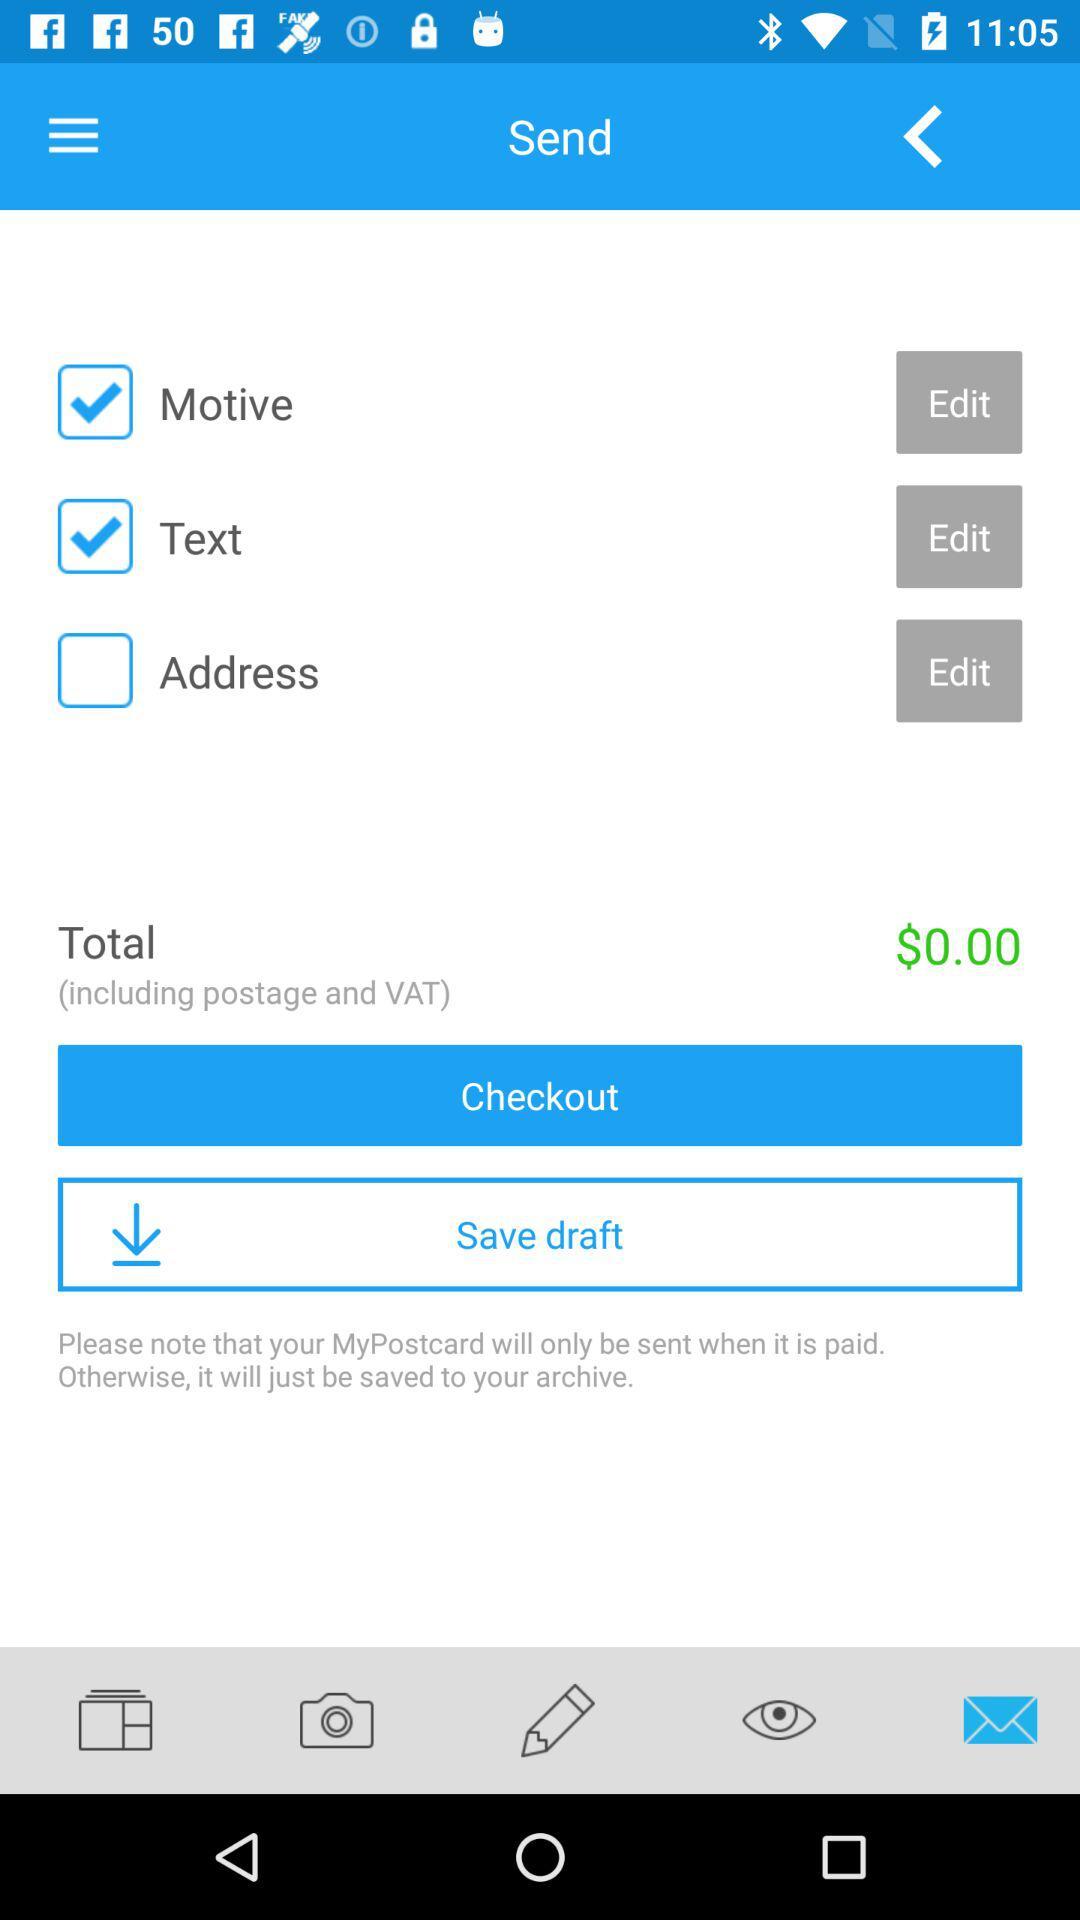 The image size is (1080, 1920). Describe the element at coordinates (72, 135) in the screenshot. I see `the item to the left of send` at that location.